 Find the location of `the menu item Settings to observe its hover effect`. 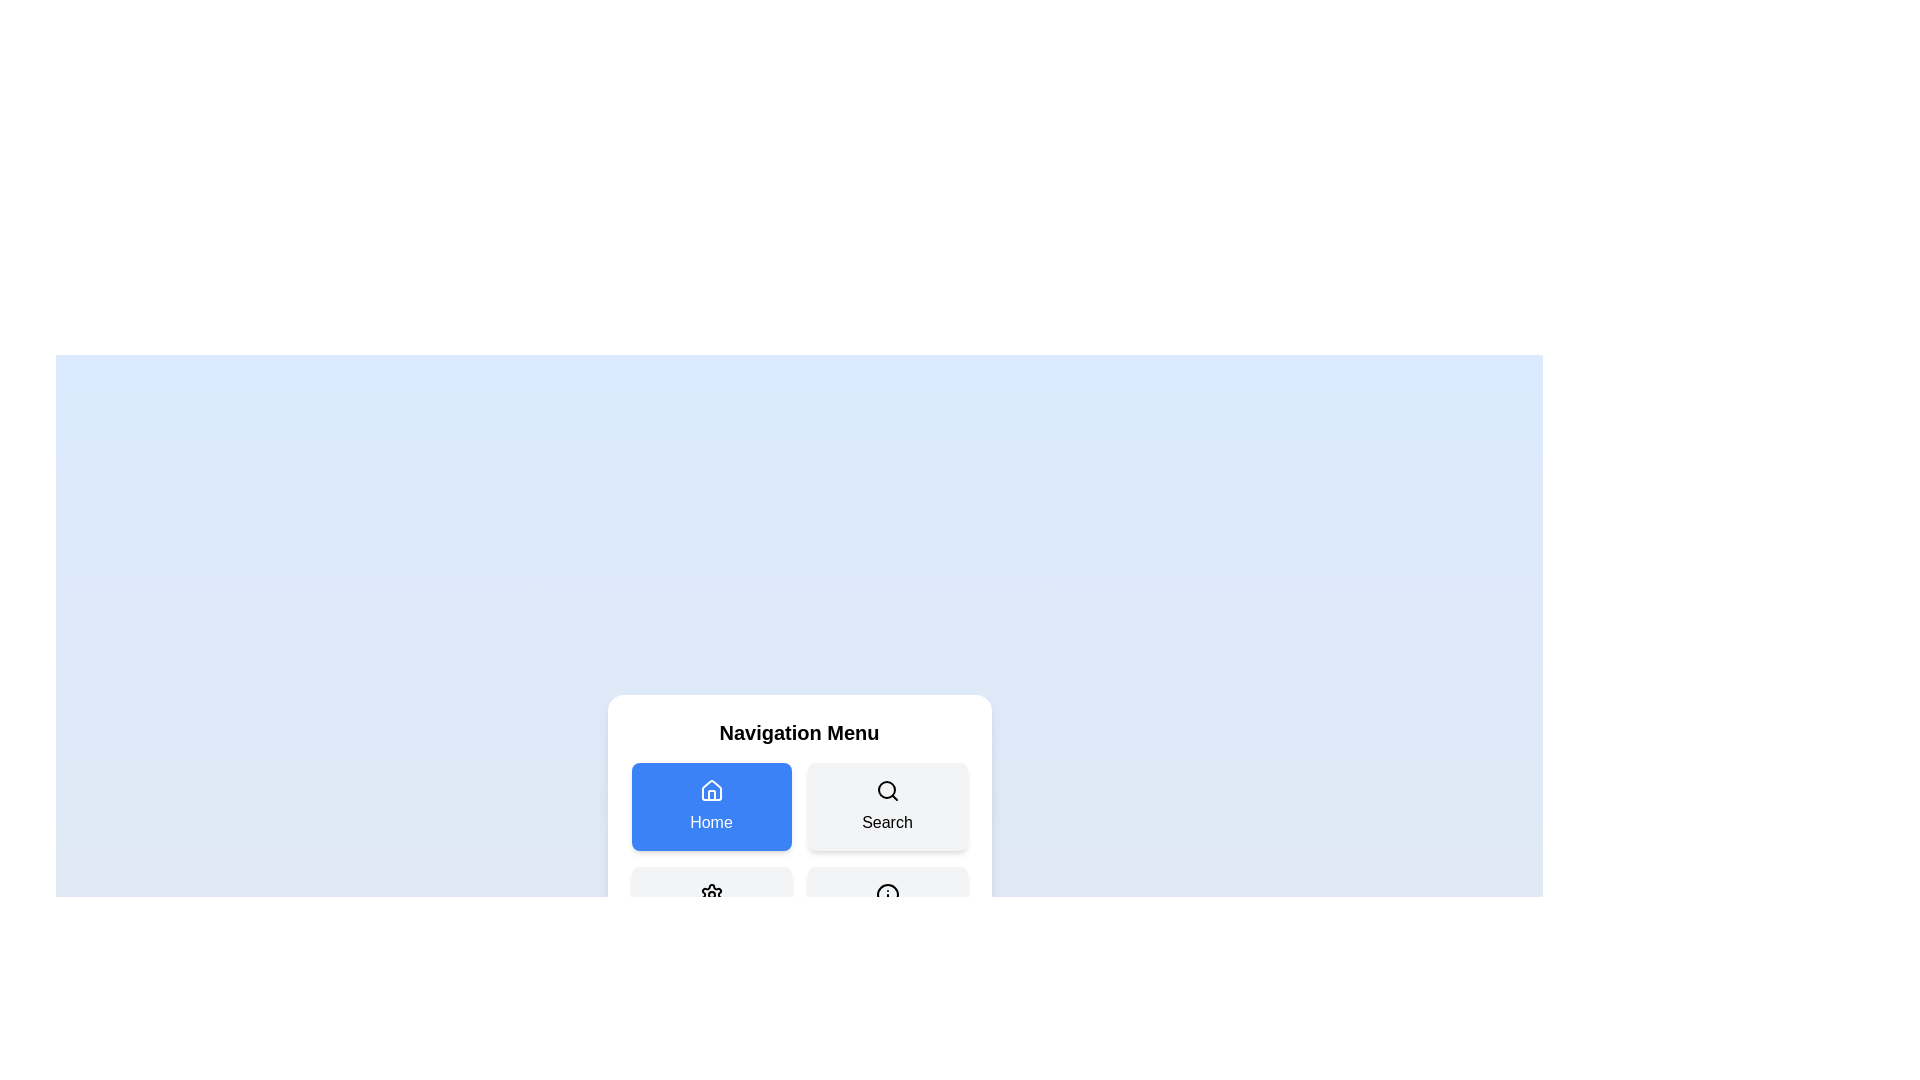

the menu item Settings to observe its hover effect is located at coordinates (711, 910).